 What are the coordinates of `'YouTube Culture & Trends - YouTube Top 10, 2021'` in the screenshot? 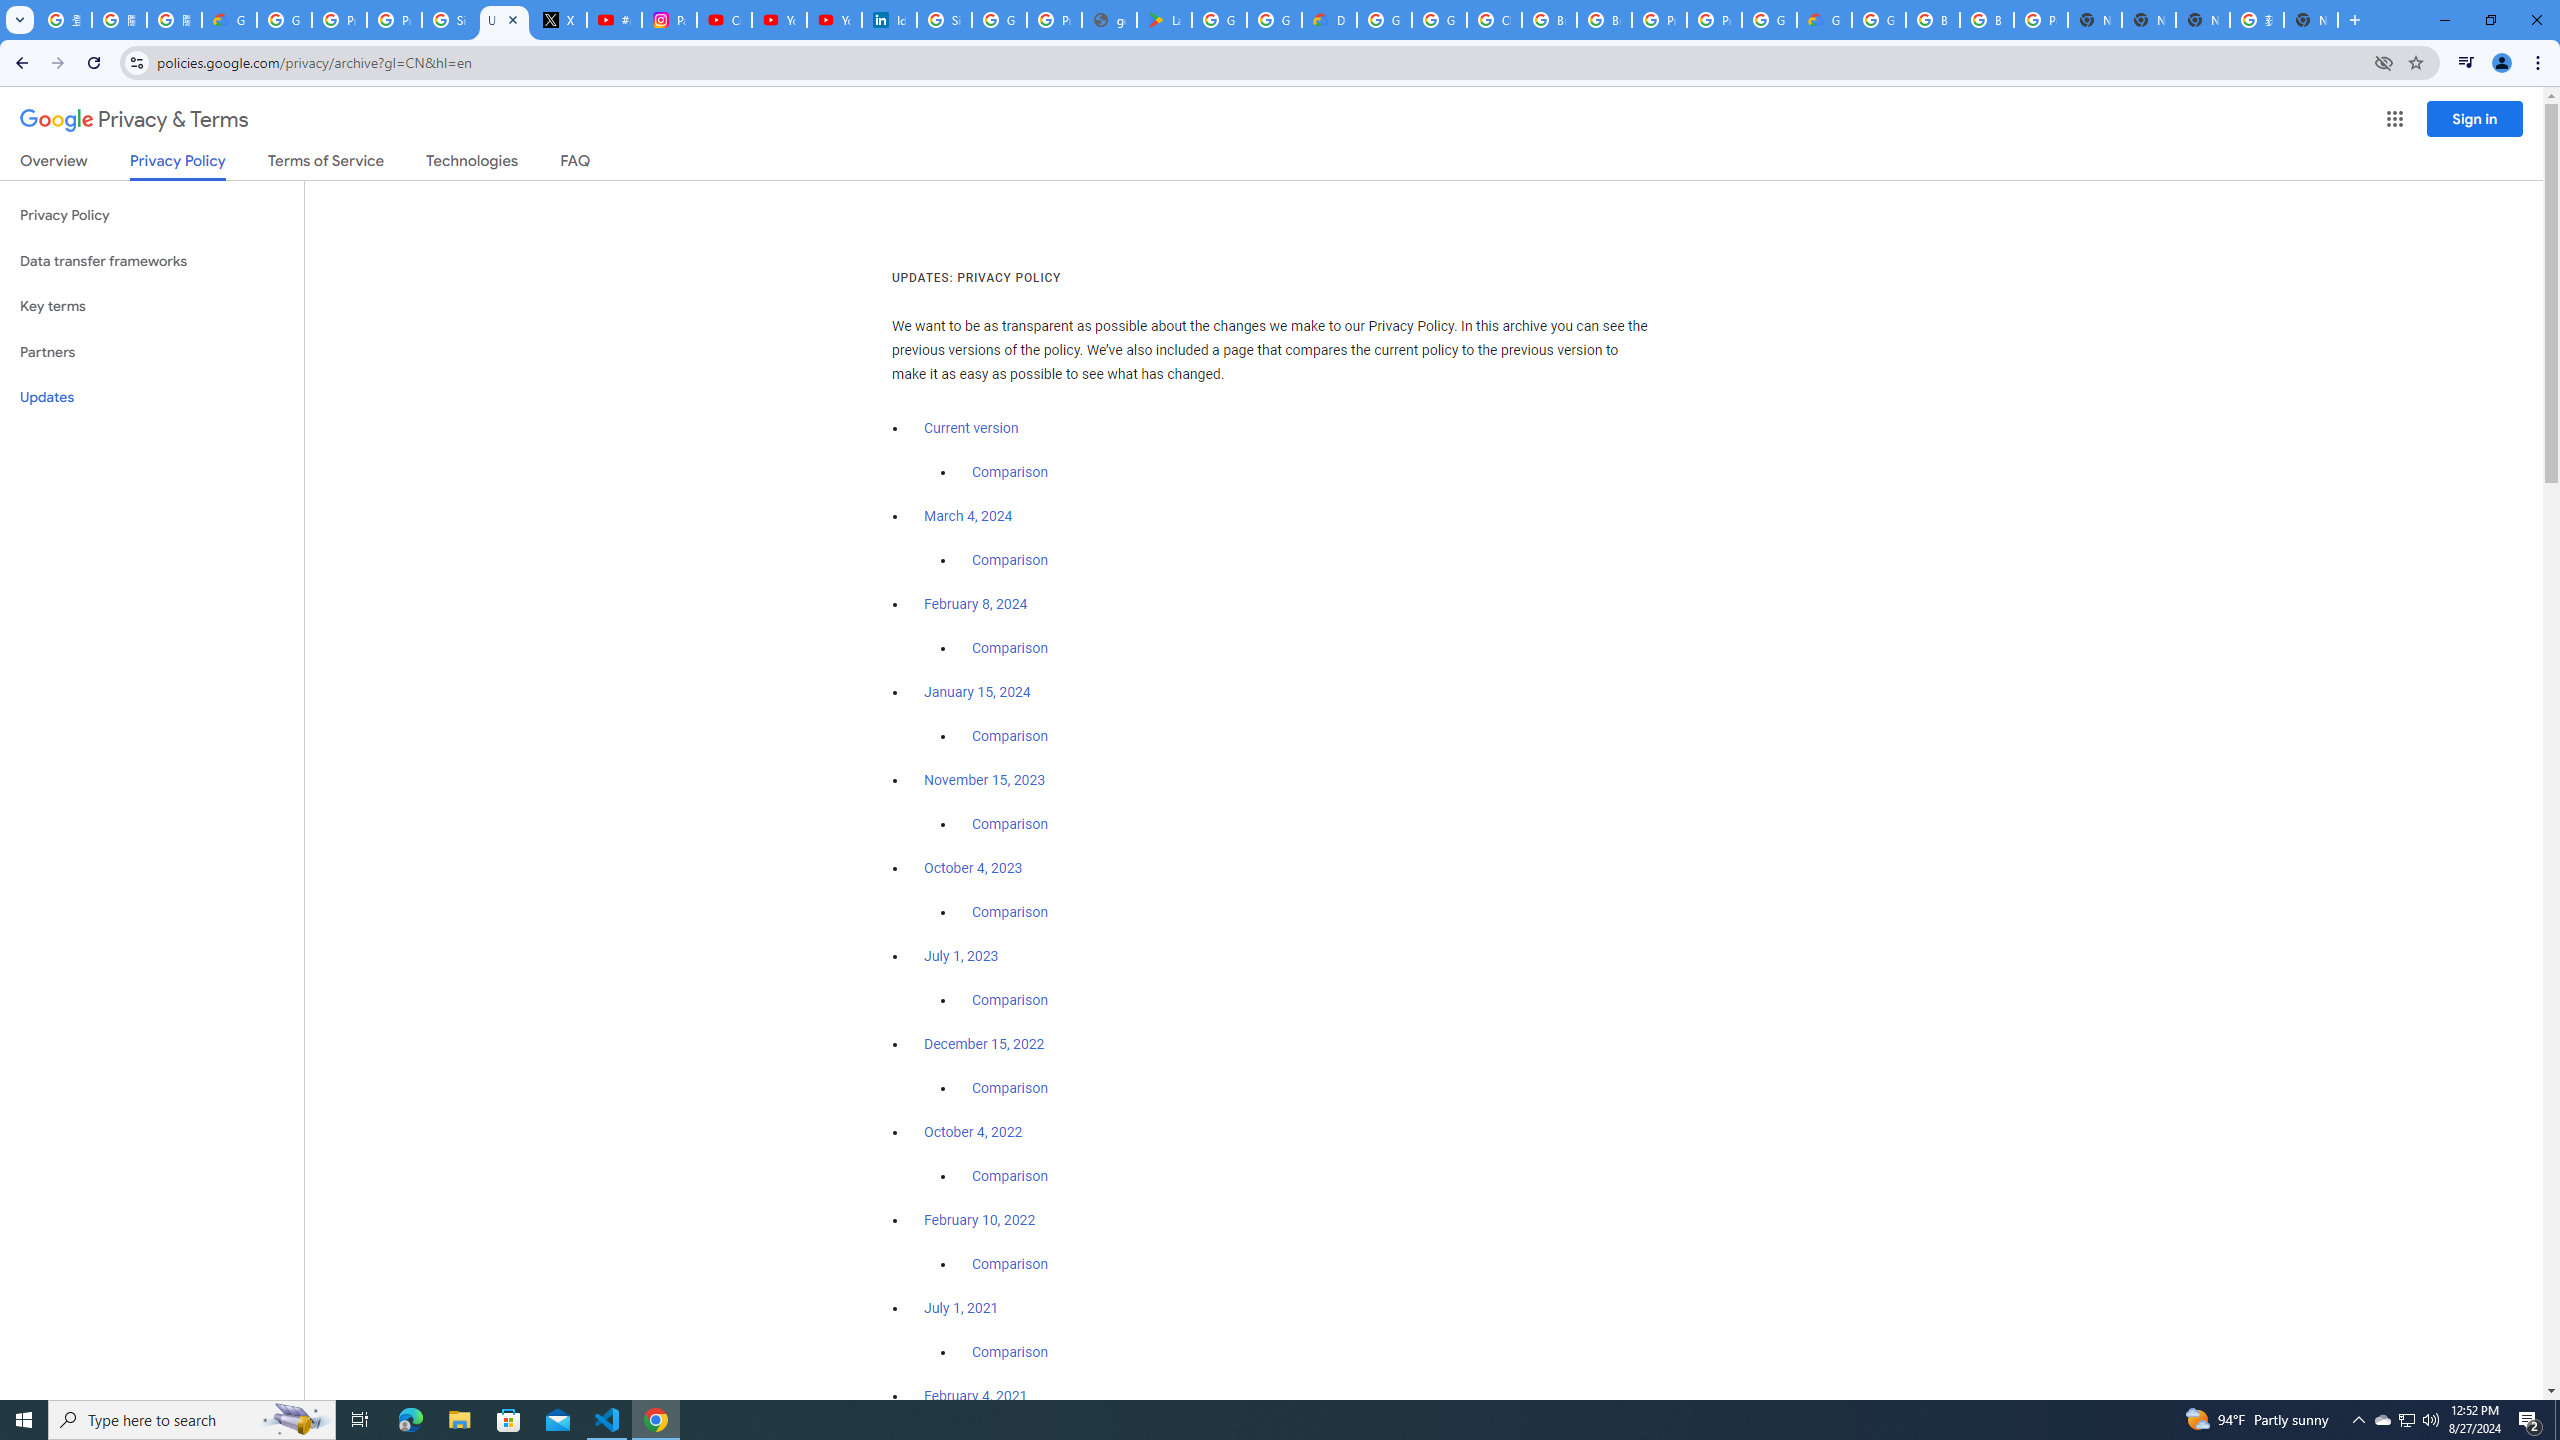 It's located at (833, 19).